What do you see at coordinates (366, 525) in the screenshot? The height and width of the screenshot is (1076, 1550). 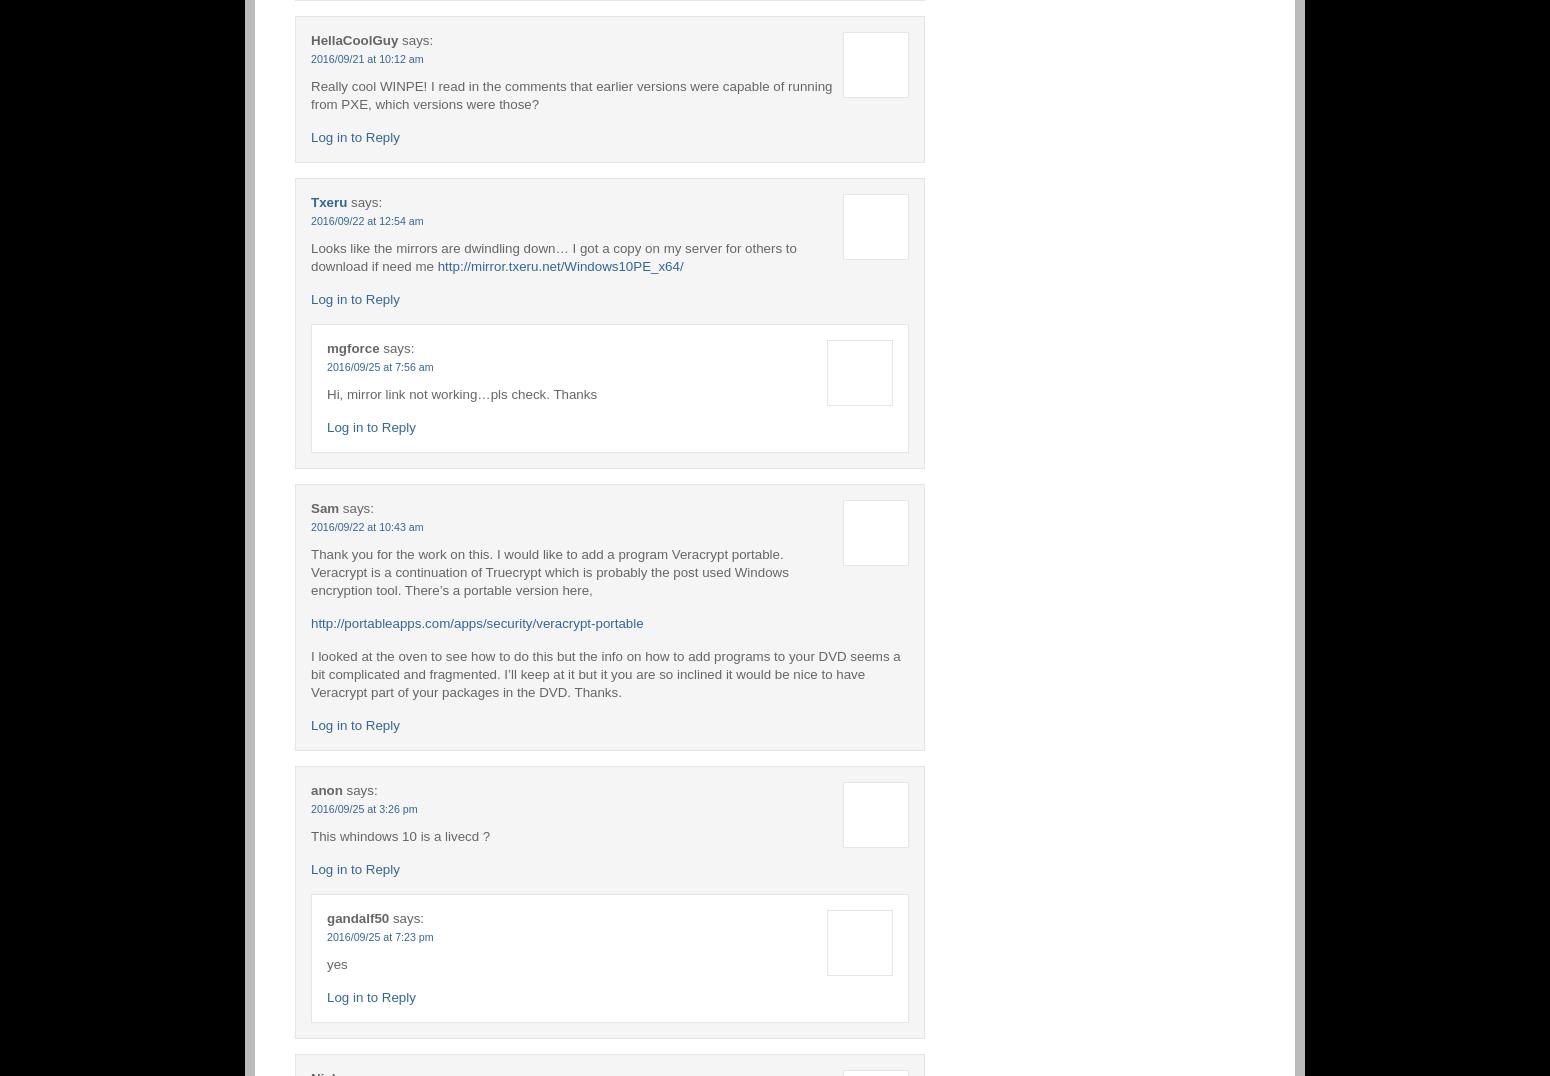 I see `'2016/09/22 at 10:43 am'` at bounding box center [366, 525].